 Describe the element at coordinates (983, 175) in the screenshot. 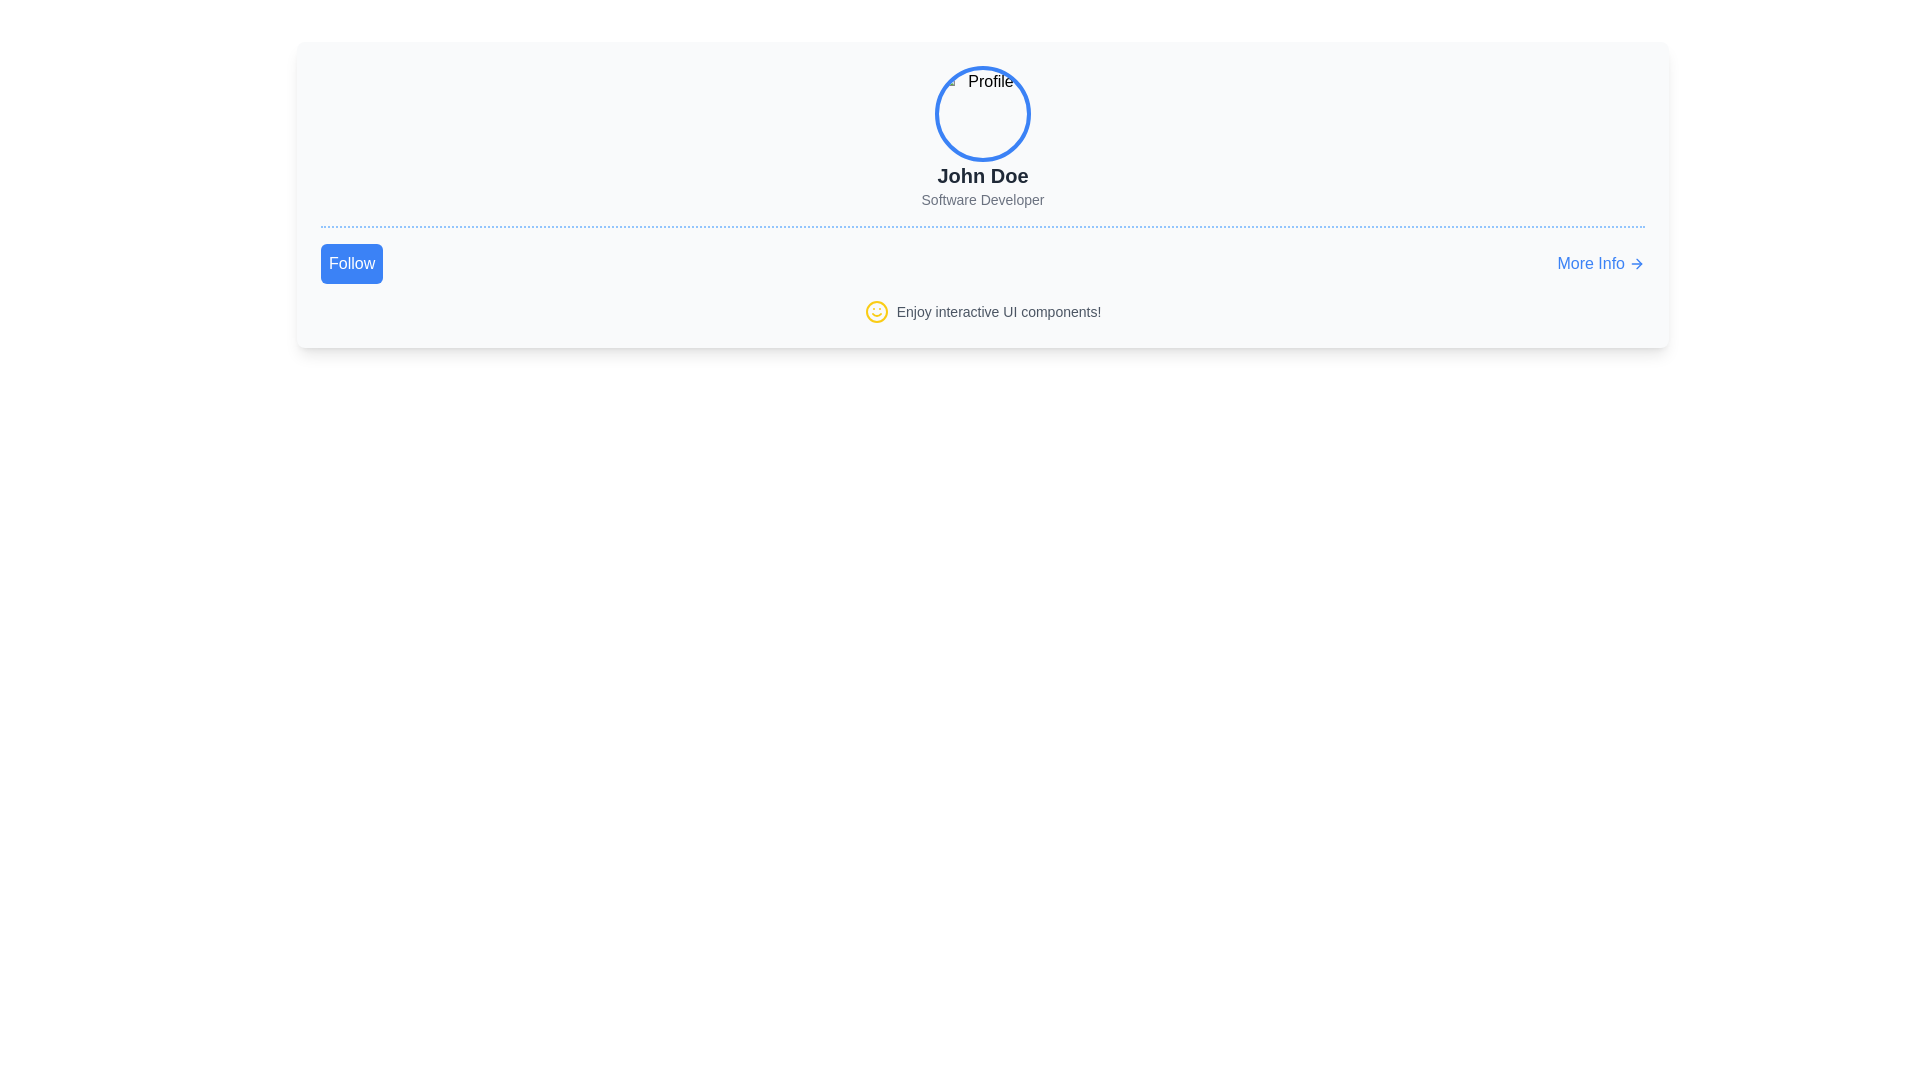

I see `the static text element displaying 'John Doe' in bold, large dark-gray text, which is centrally aligned beneath a profile image` at that location.